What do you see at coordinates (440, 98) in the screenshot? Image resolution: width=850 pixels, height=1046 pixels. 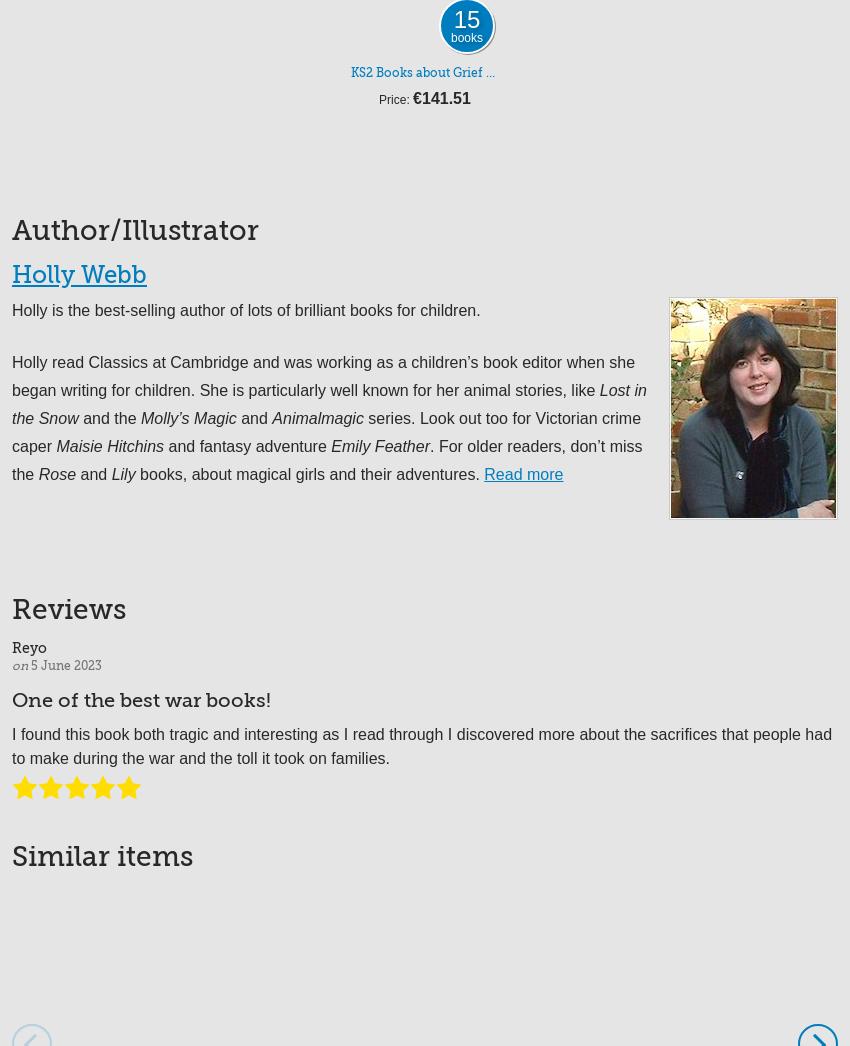 I see `'€141.51'` at bounding box center [440, 98].